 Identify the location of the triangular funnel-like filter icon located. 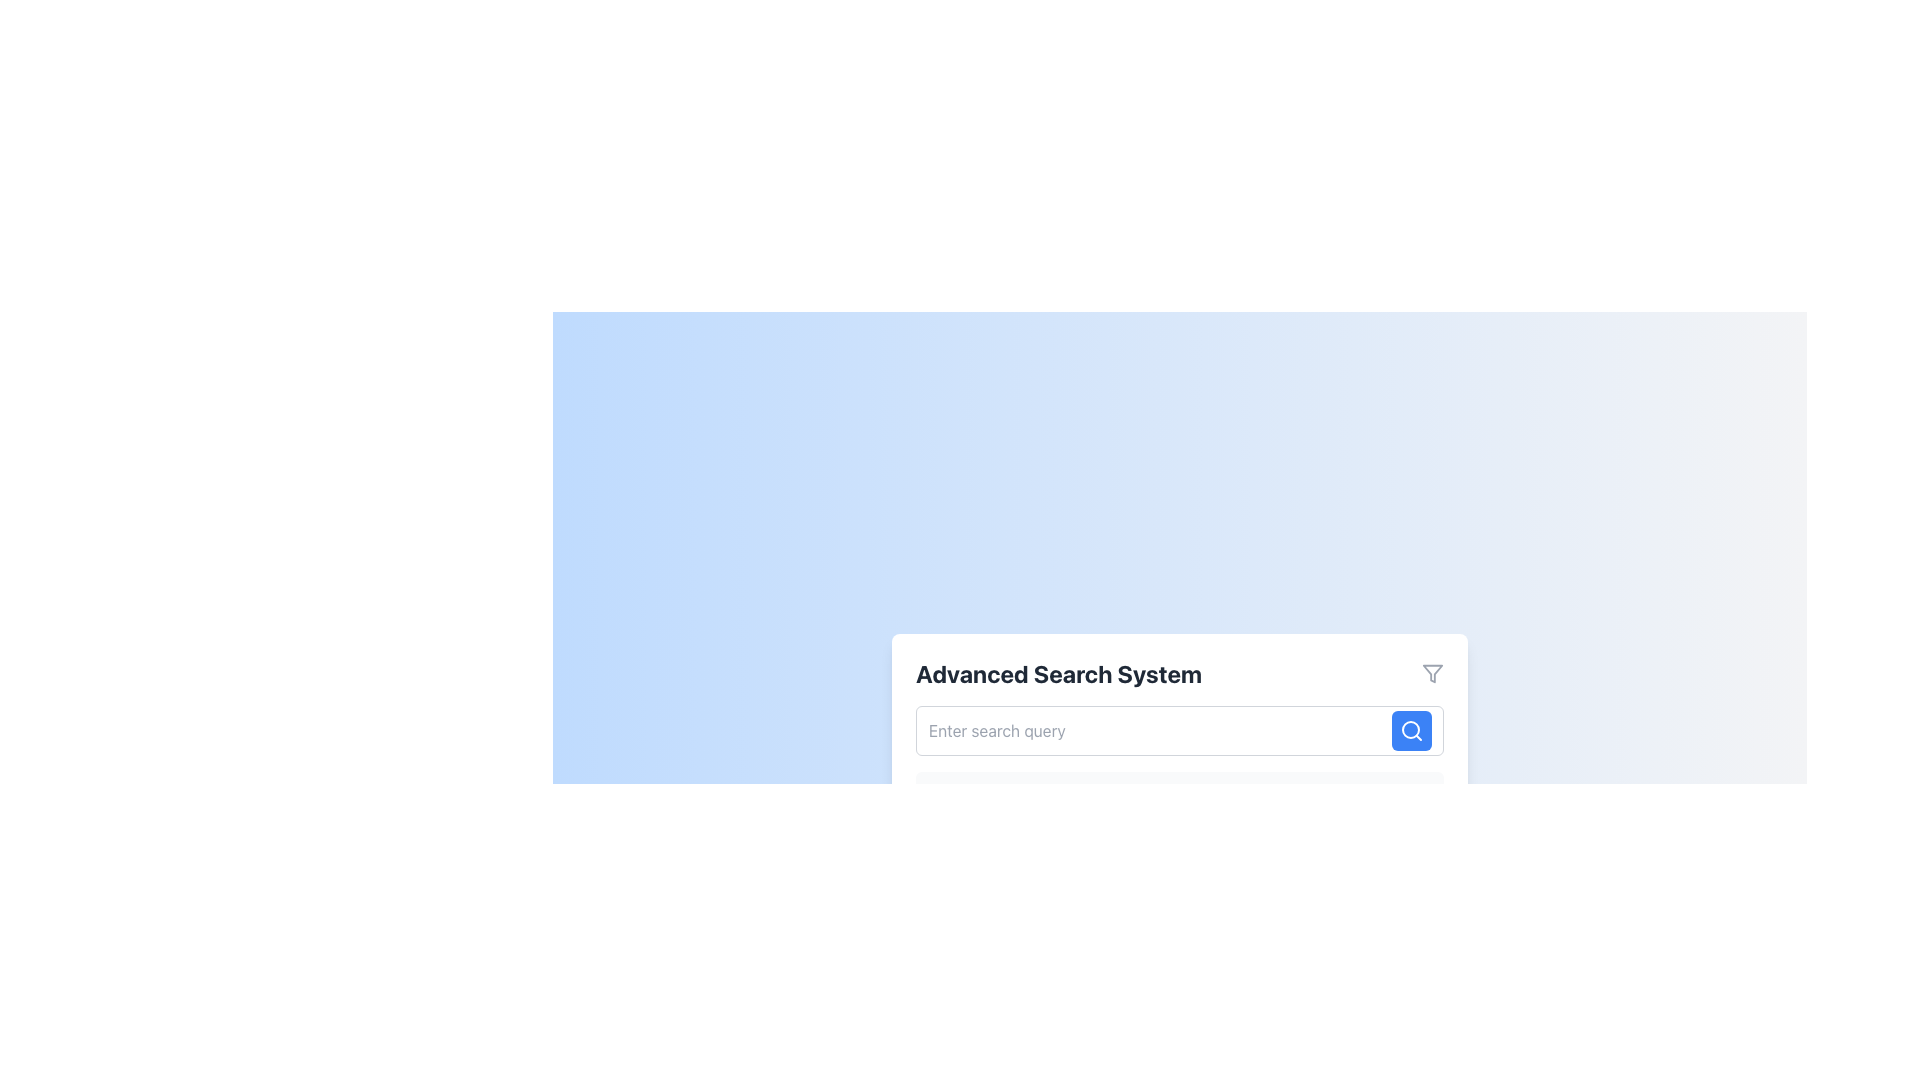
(1432, 674).